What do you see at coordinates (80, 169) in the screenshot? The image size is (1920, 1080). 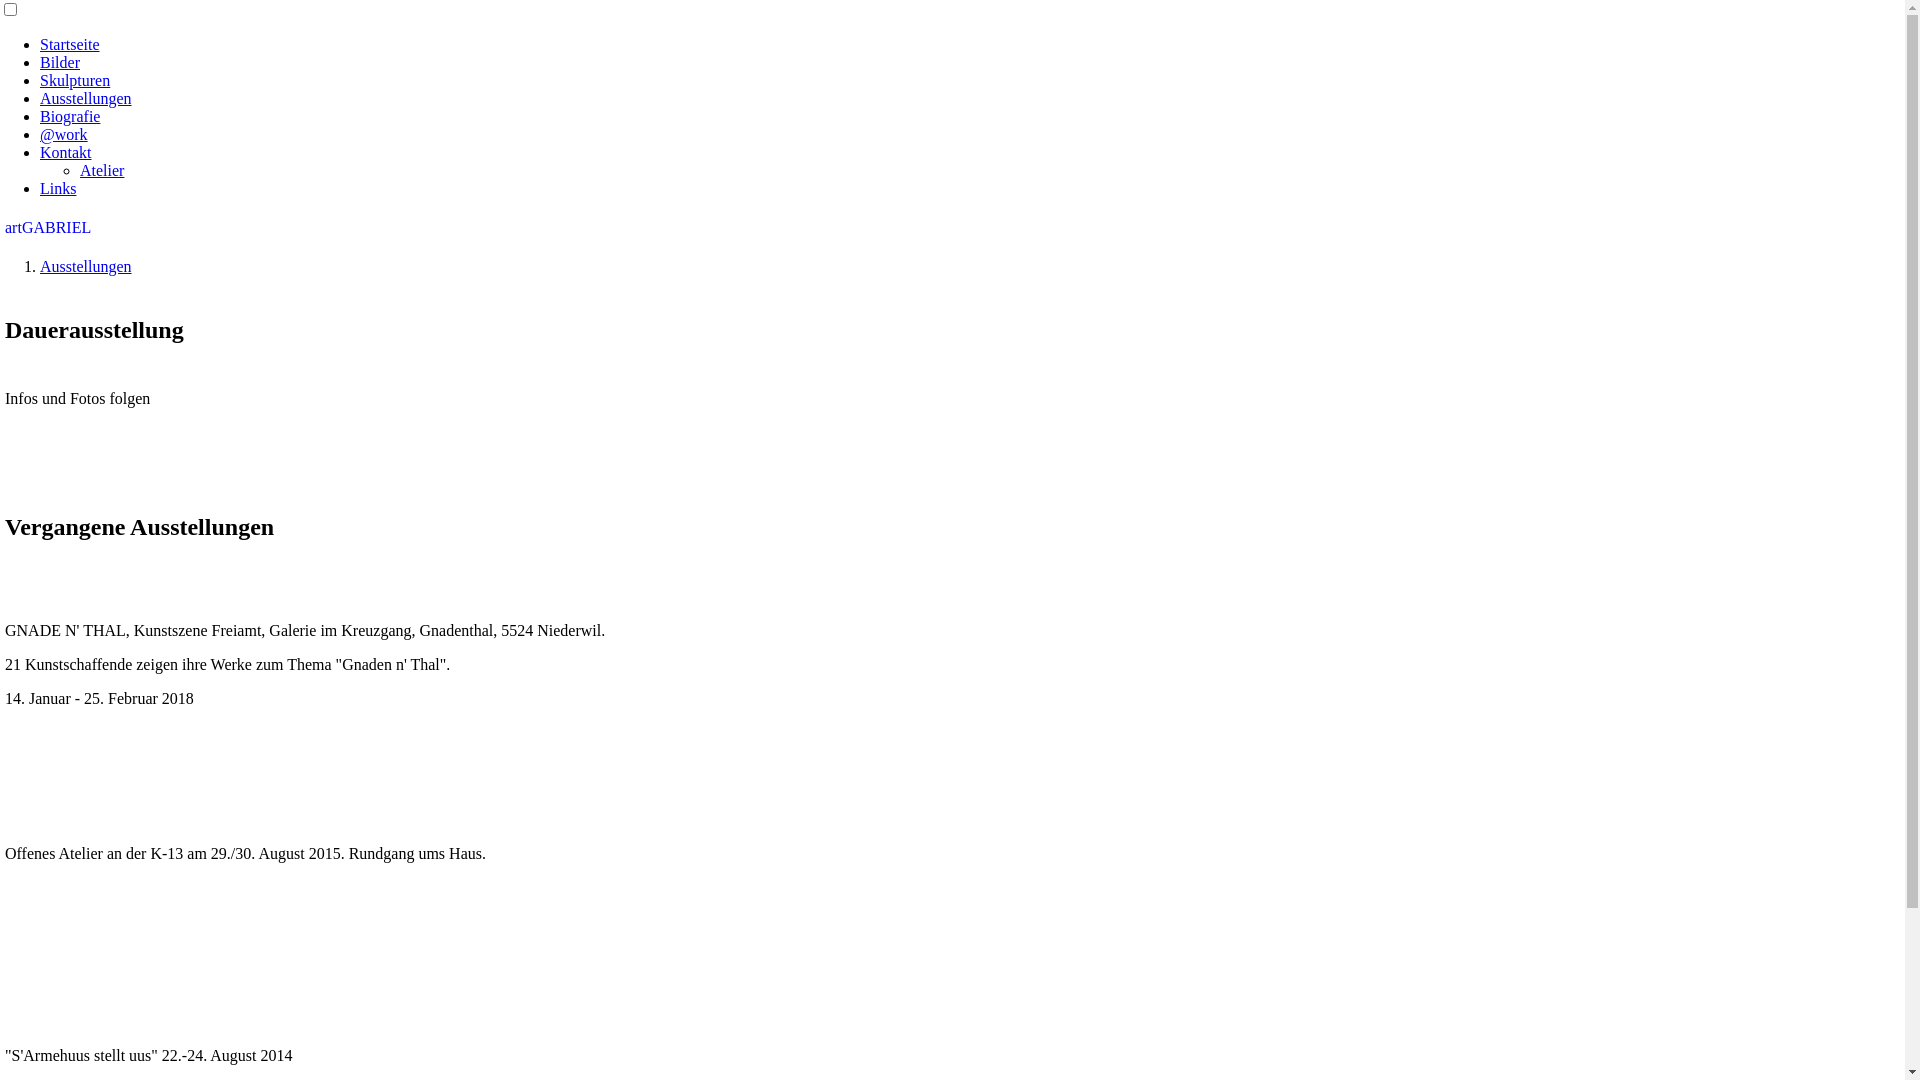 I see `'Atelier'` at bounding box center [80, 169].